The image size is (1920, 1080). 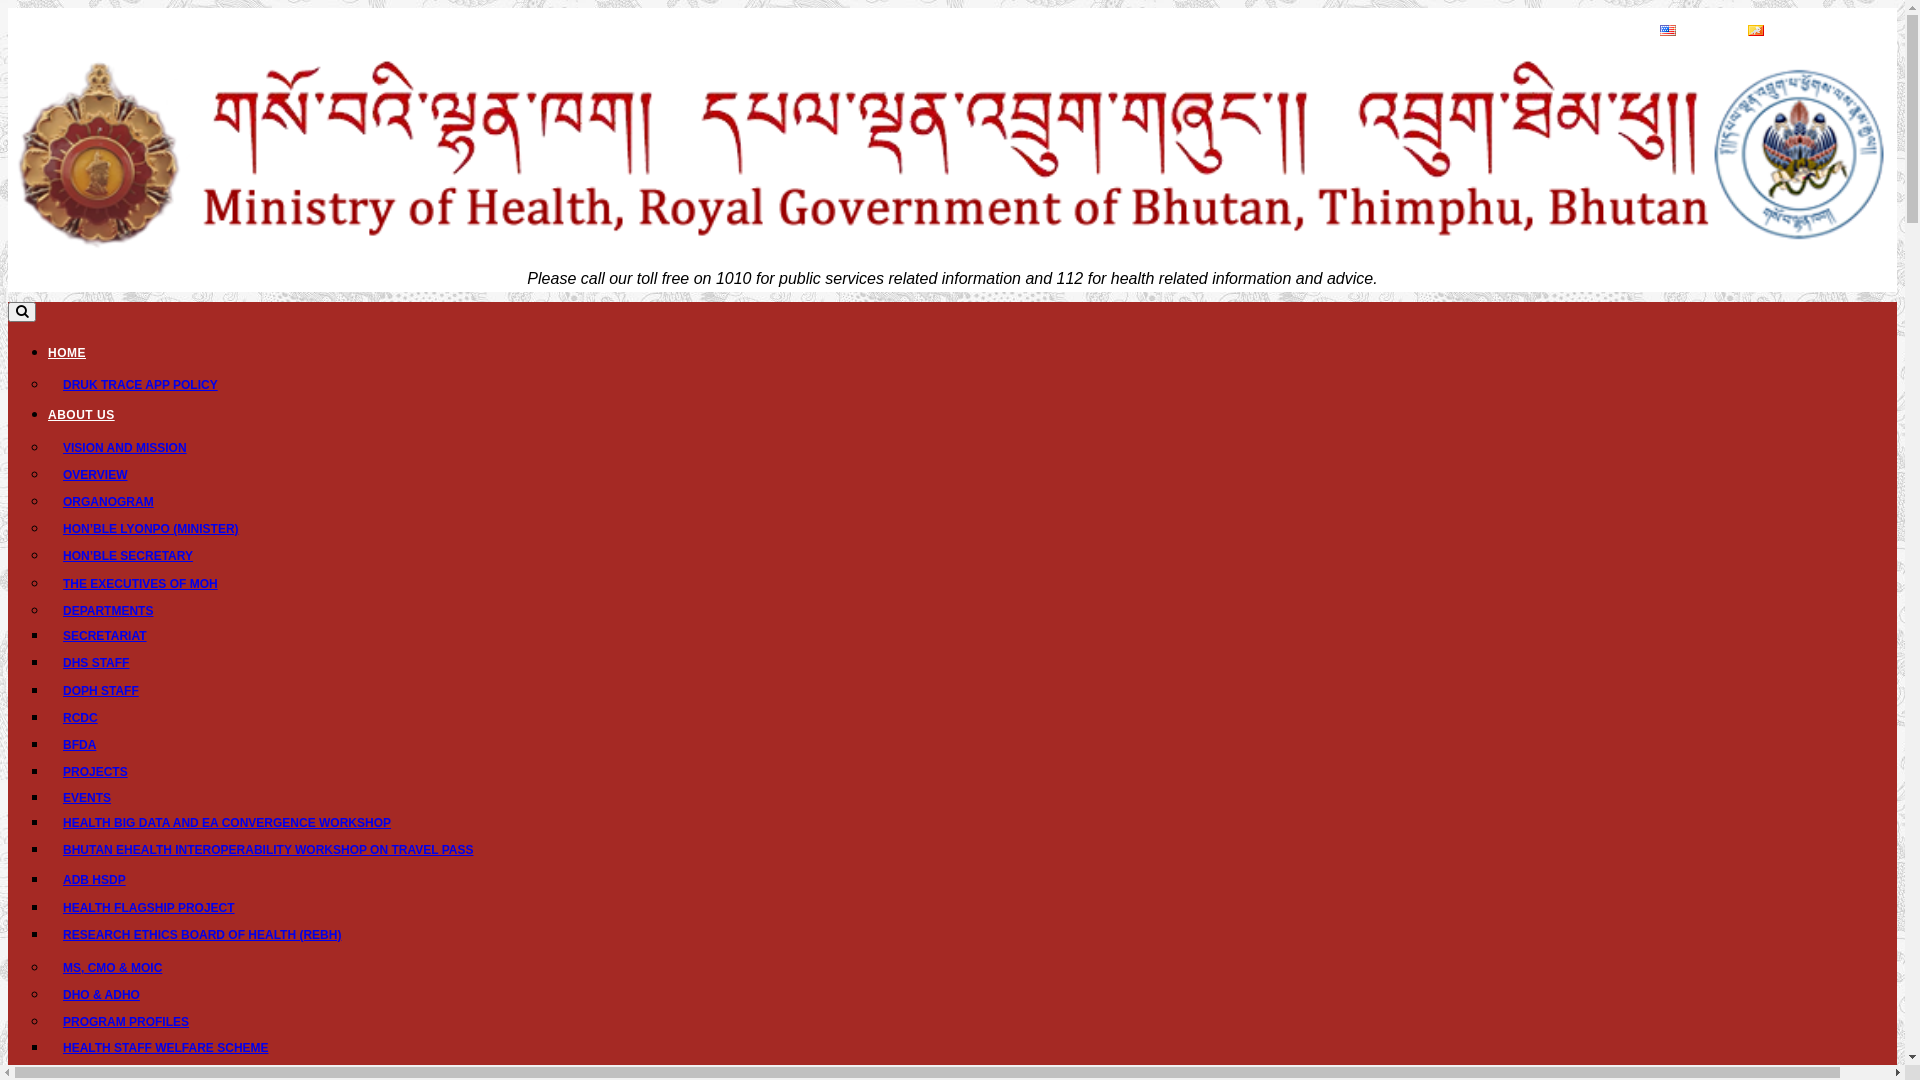 What do you see at coordinates (1690, 30) in the screenshot?
I see `'English'` at bounding box center [1690, 30].